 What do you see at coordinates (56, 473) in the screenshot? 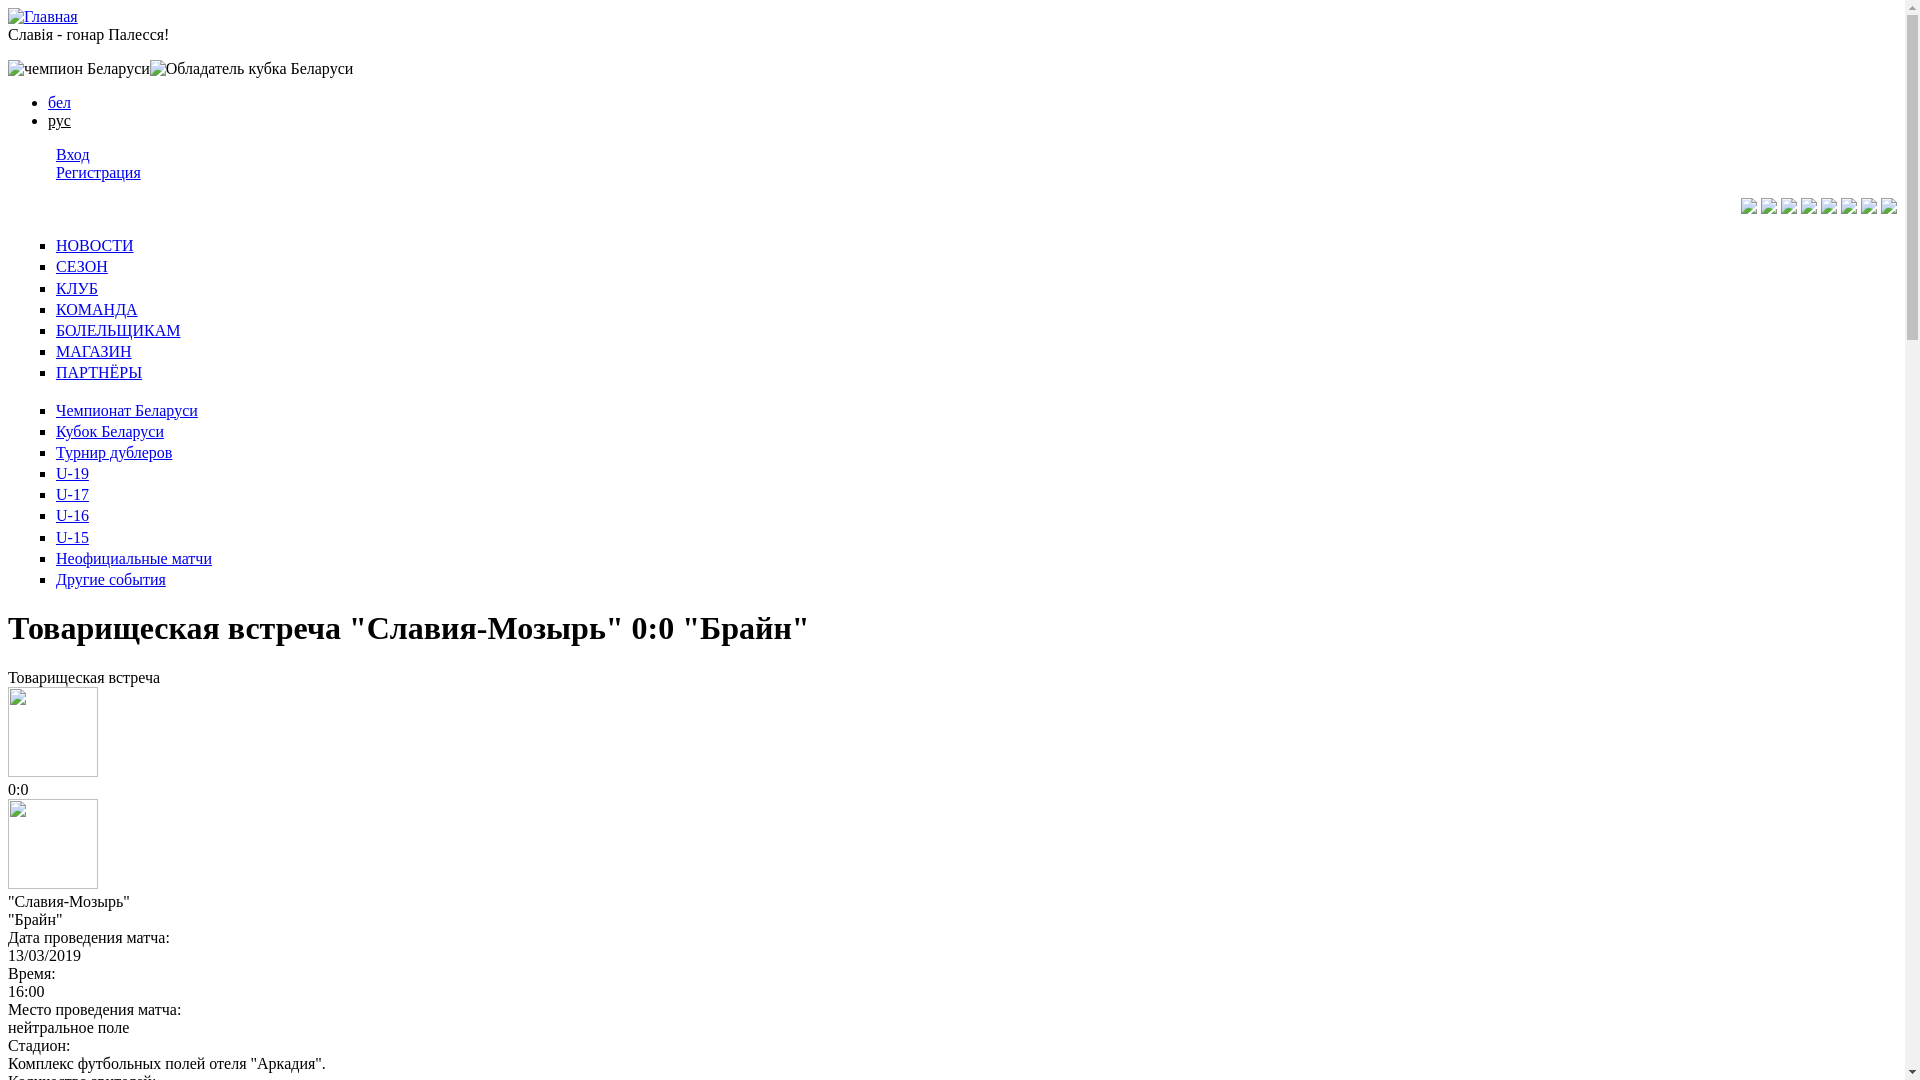
I see `'U-19'` at bounding box center [56, 473].